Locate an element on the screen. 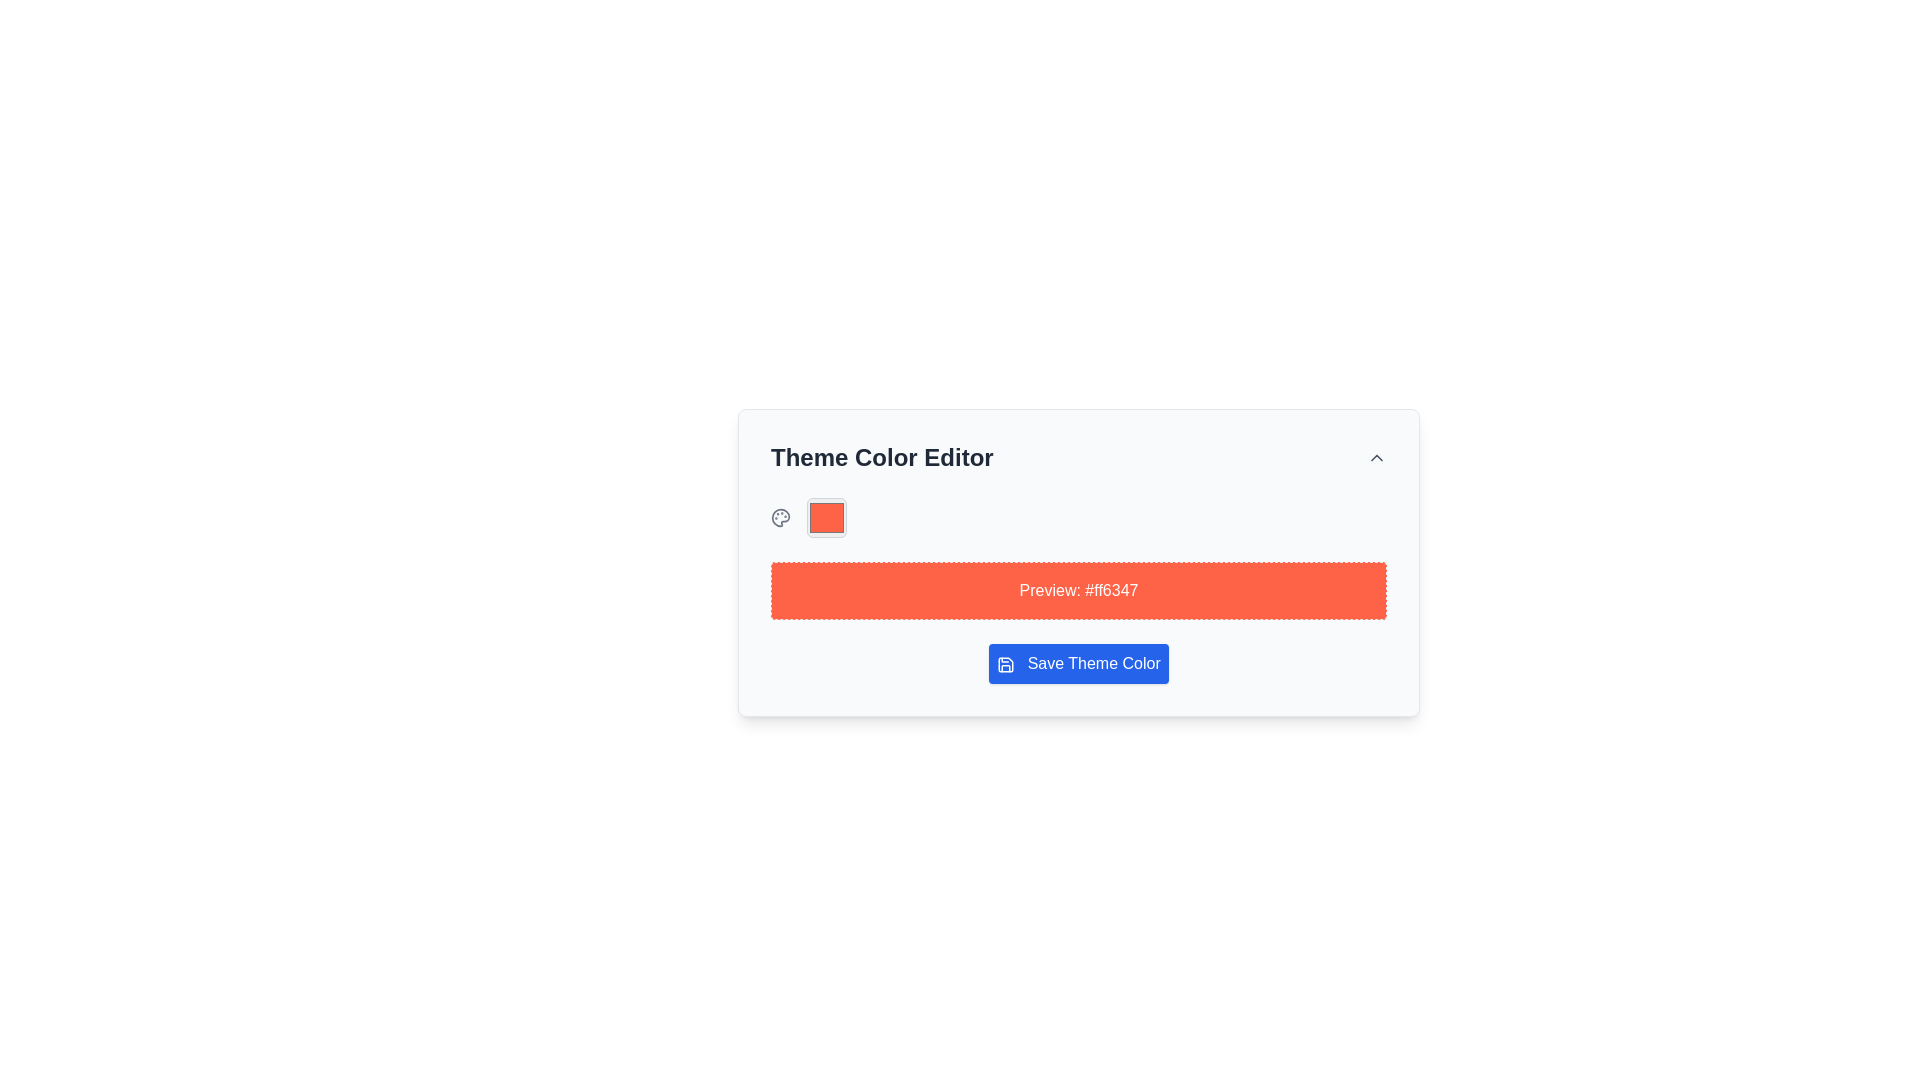  the rectangular button with a blue background and white text 'Save Theme Color' is located at coordinates (1078, 663).